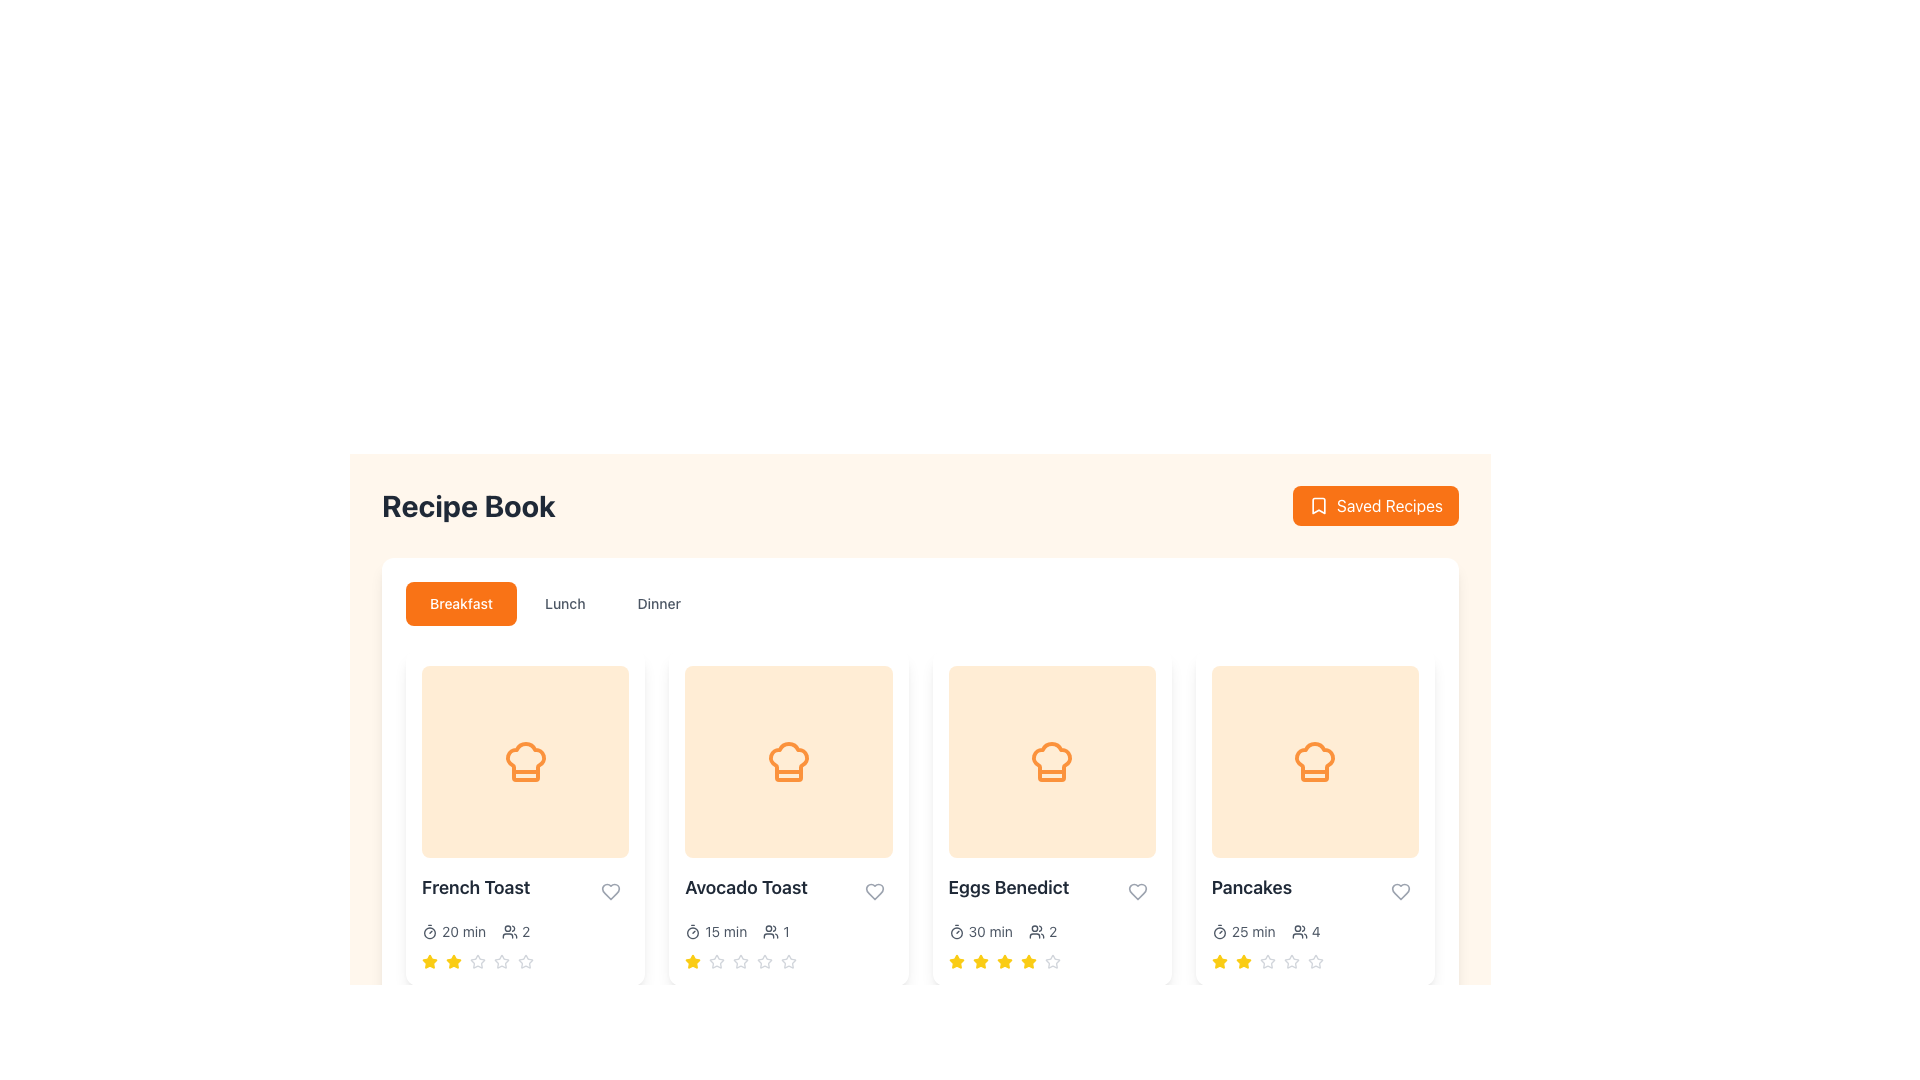 This screenshot has height=1080, width=1920. I want to click on the fourth star icon in the rating system for the 'Pancakes' card, so click(1291, 960).